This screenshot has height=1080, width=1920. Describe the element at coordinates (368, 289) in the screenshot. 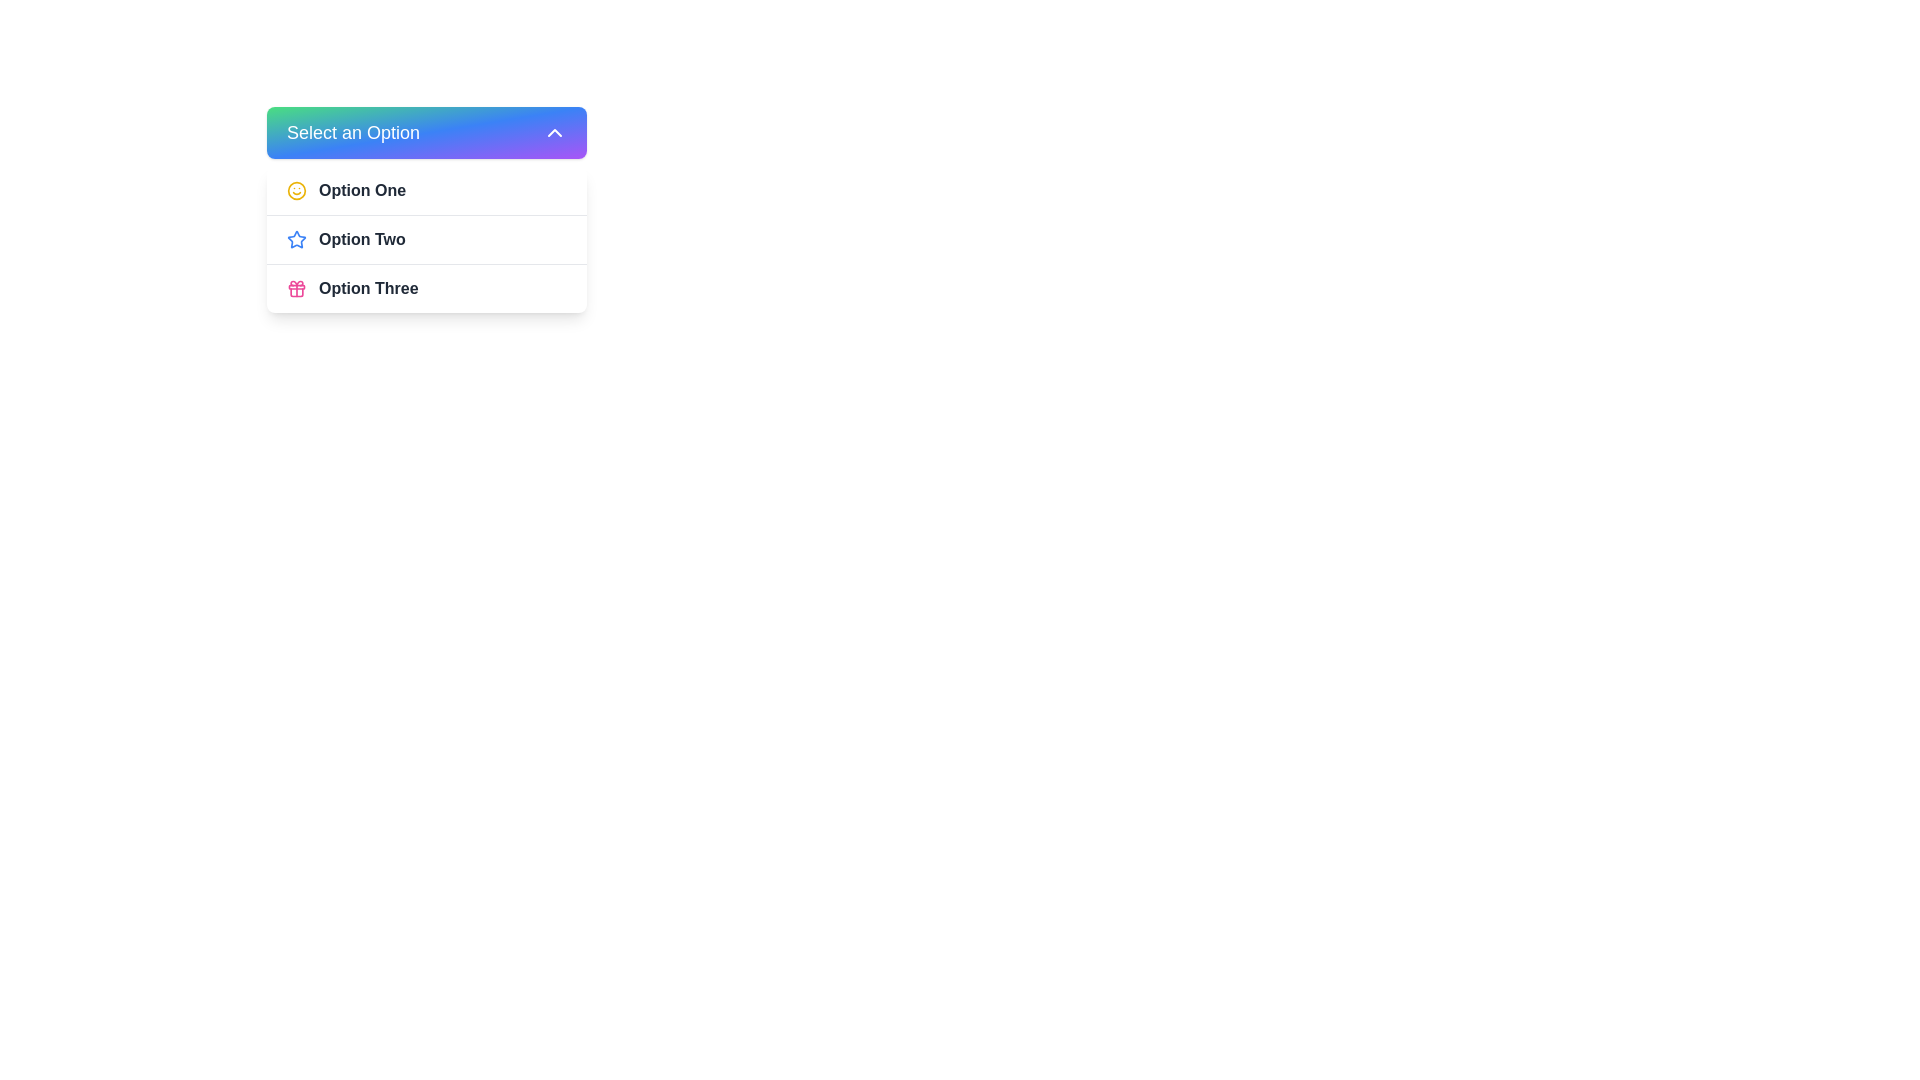

I see `the text label for the third selectable option in the dropdown menu located at the bottom-center of the menu` at that location.